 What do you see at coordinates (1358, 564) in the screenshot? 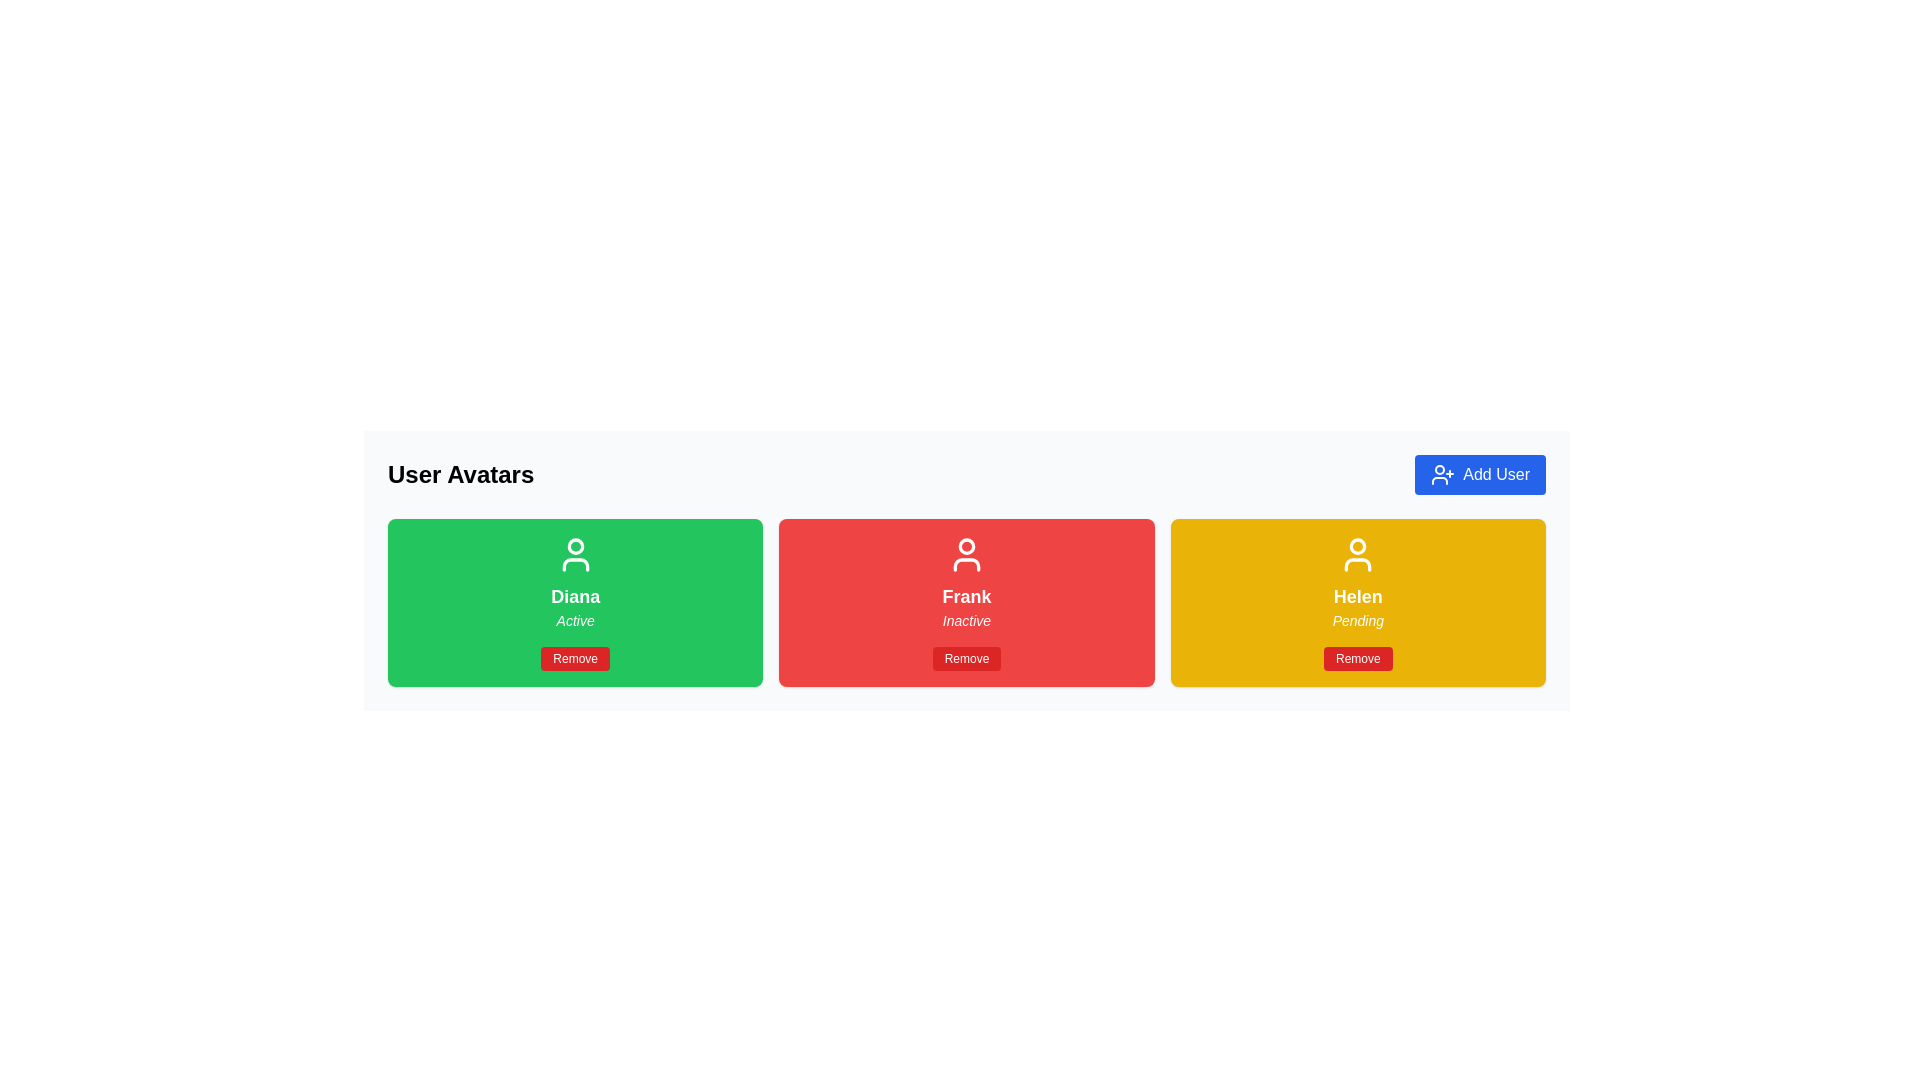
I see `the user avatar icon for 'Helen' with status 'Pending', located at the center-top of the yellow card` at bounding box center [1358, 564].